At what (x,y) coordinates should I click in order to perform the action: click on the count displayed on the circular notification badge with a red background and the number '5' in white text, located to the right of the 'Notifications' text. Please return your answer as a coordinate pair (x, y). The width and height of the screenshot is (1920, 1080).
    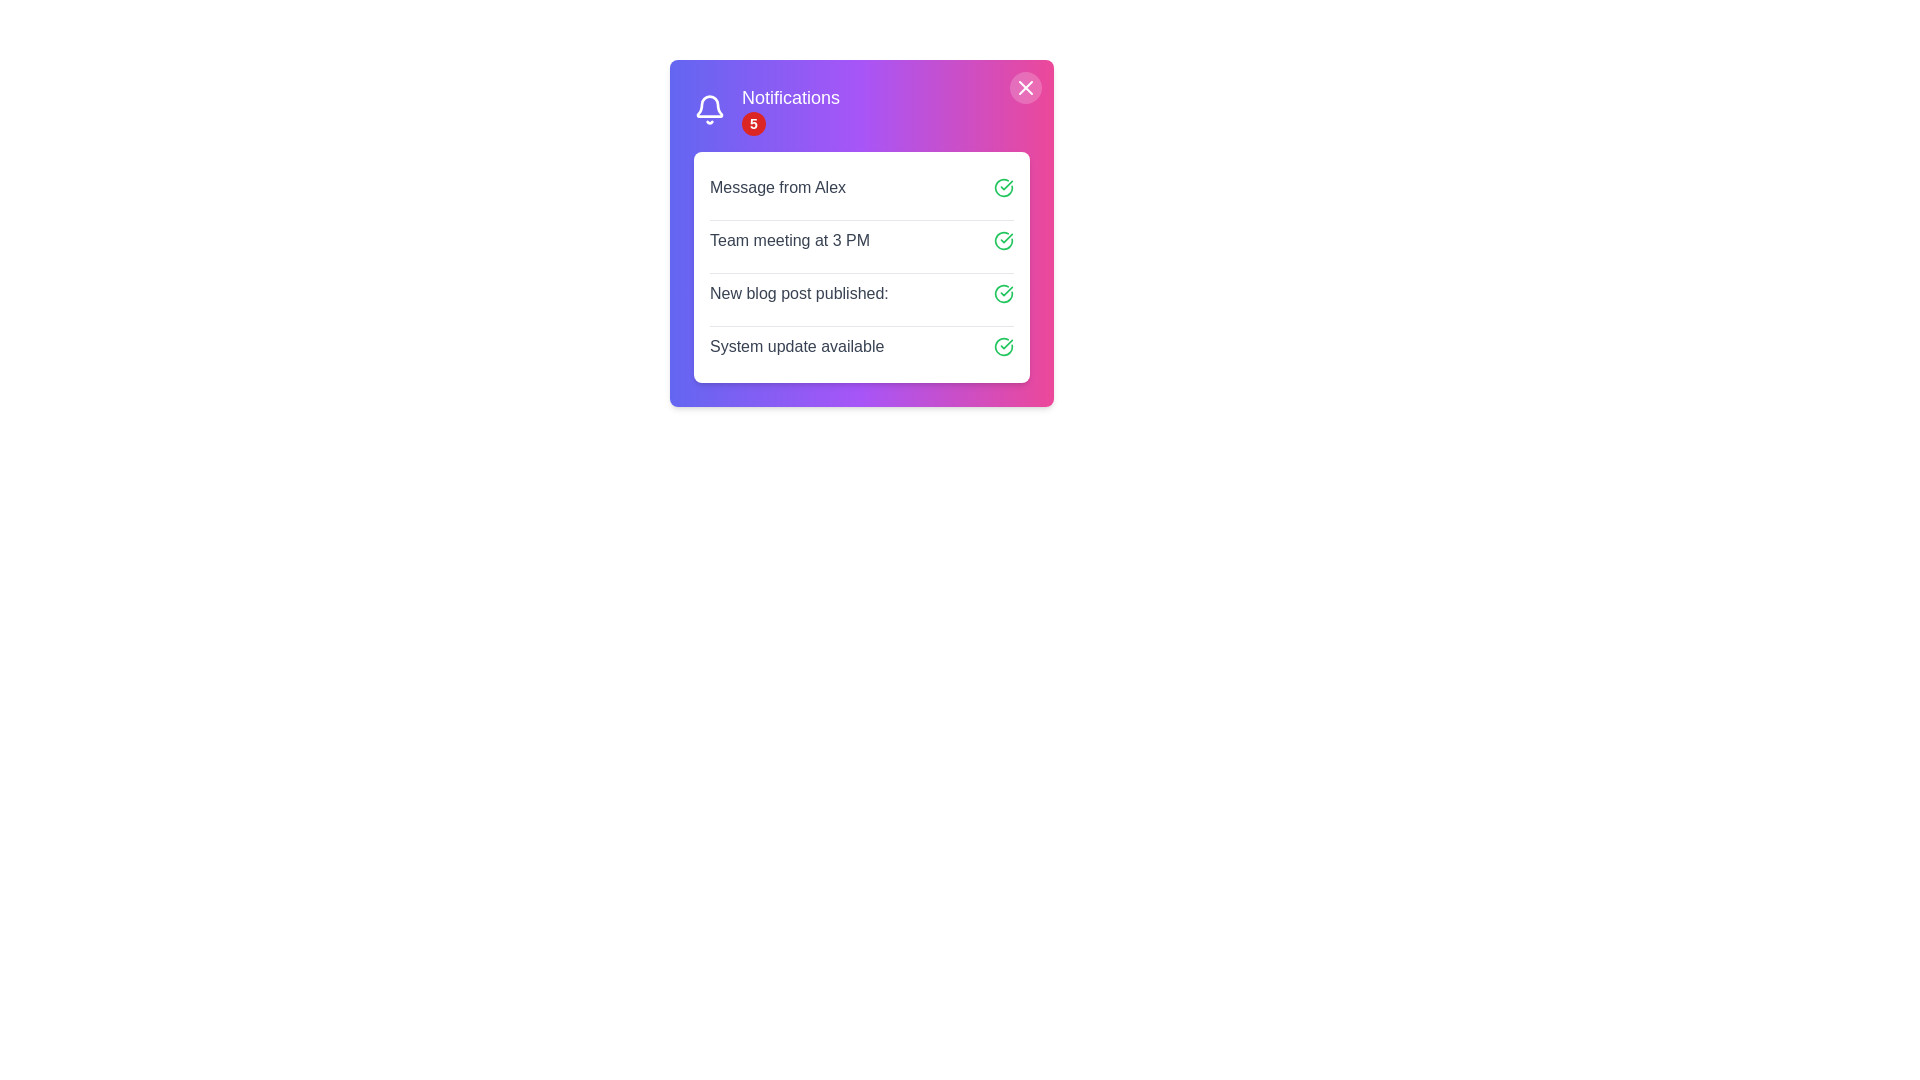
    Looking at the image, I should click on (752, 123).